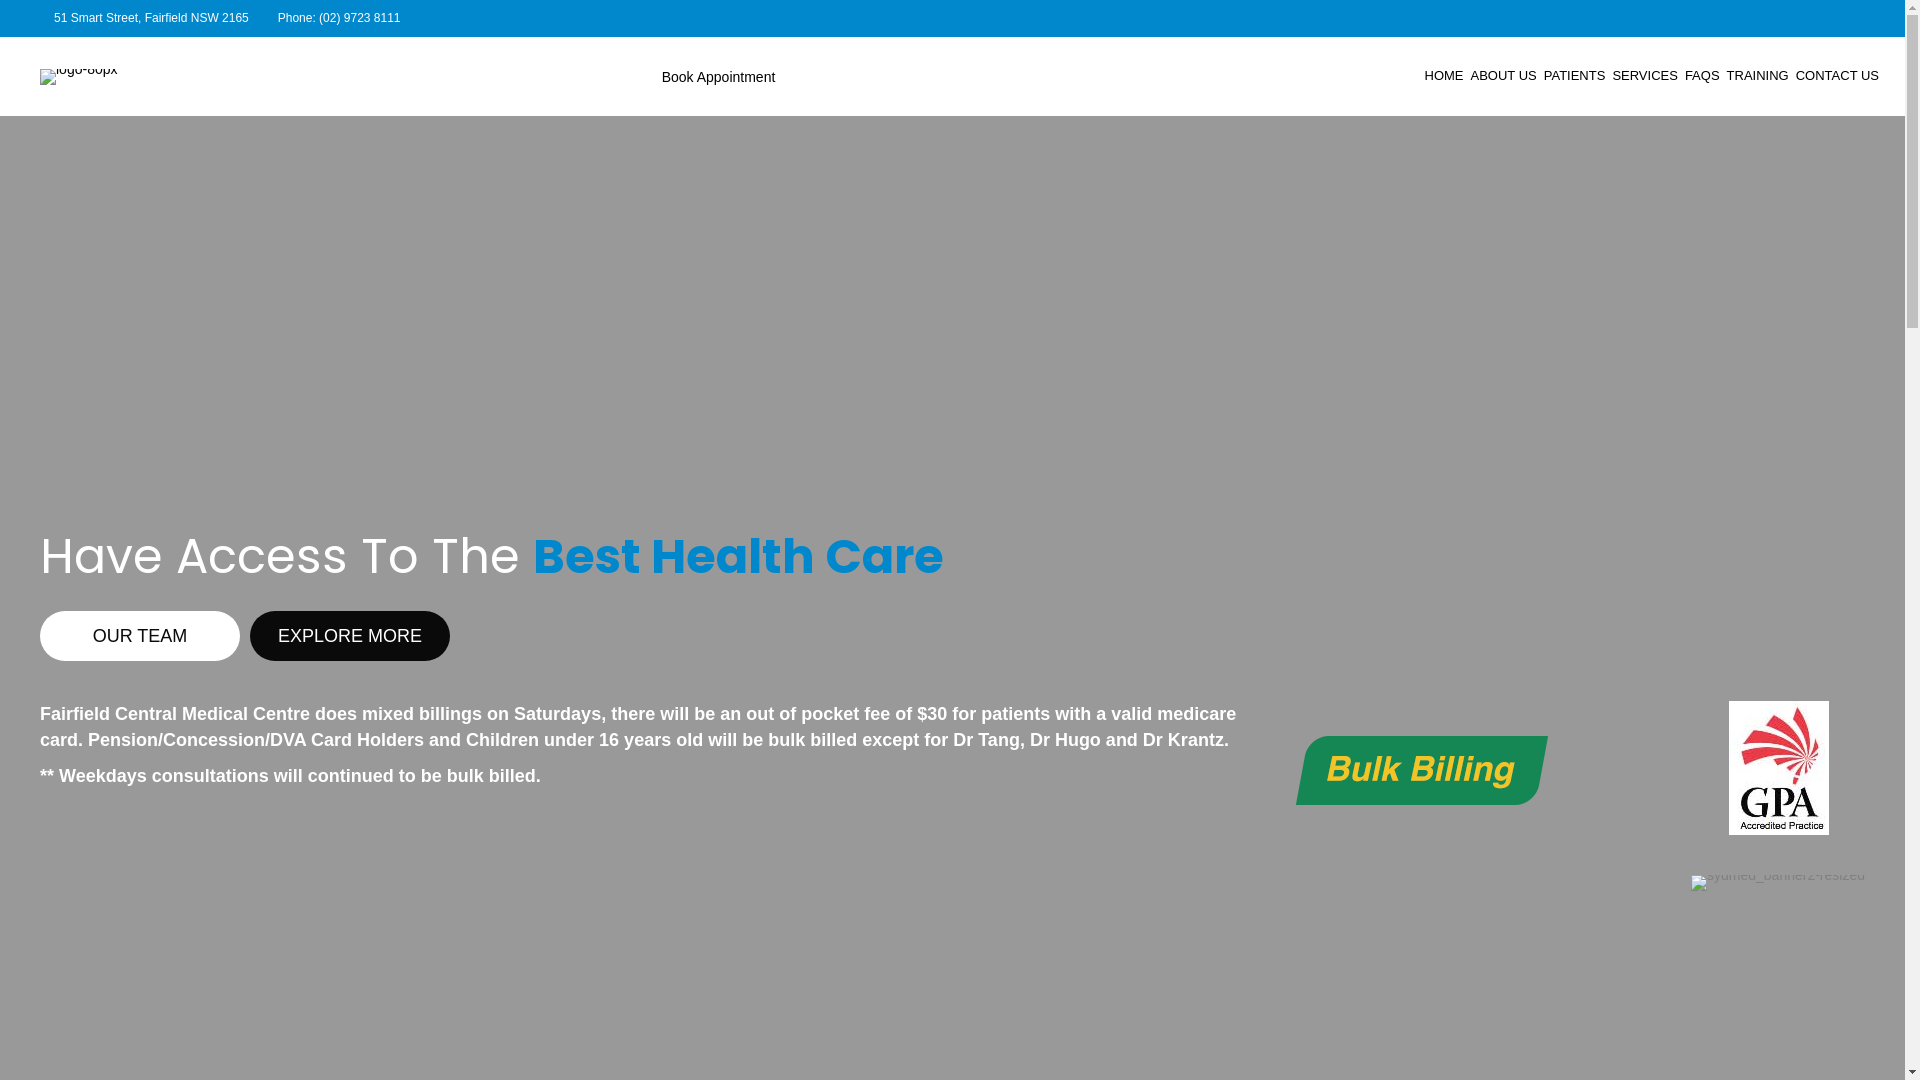 Image resolution: width=1920 pixels, height=1080 pixels. I want to click on 'ABOUT US', so click(1469, 75).